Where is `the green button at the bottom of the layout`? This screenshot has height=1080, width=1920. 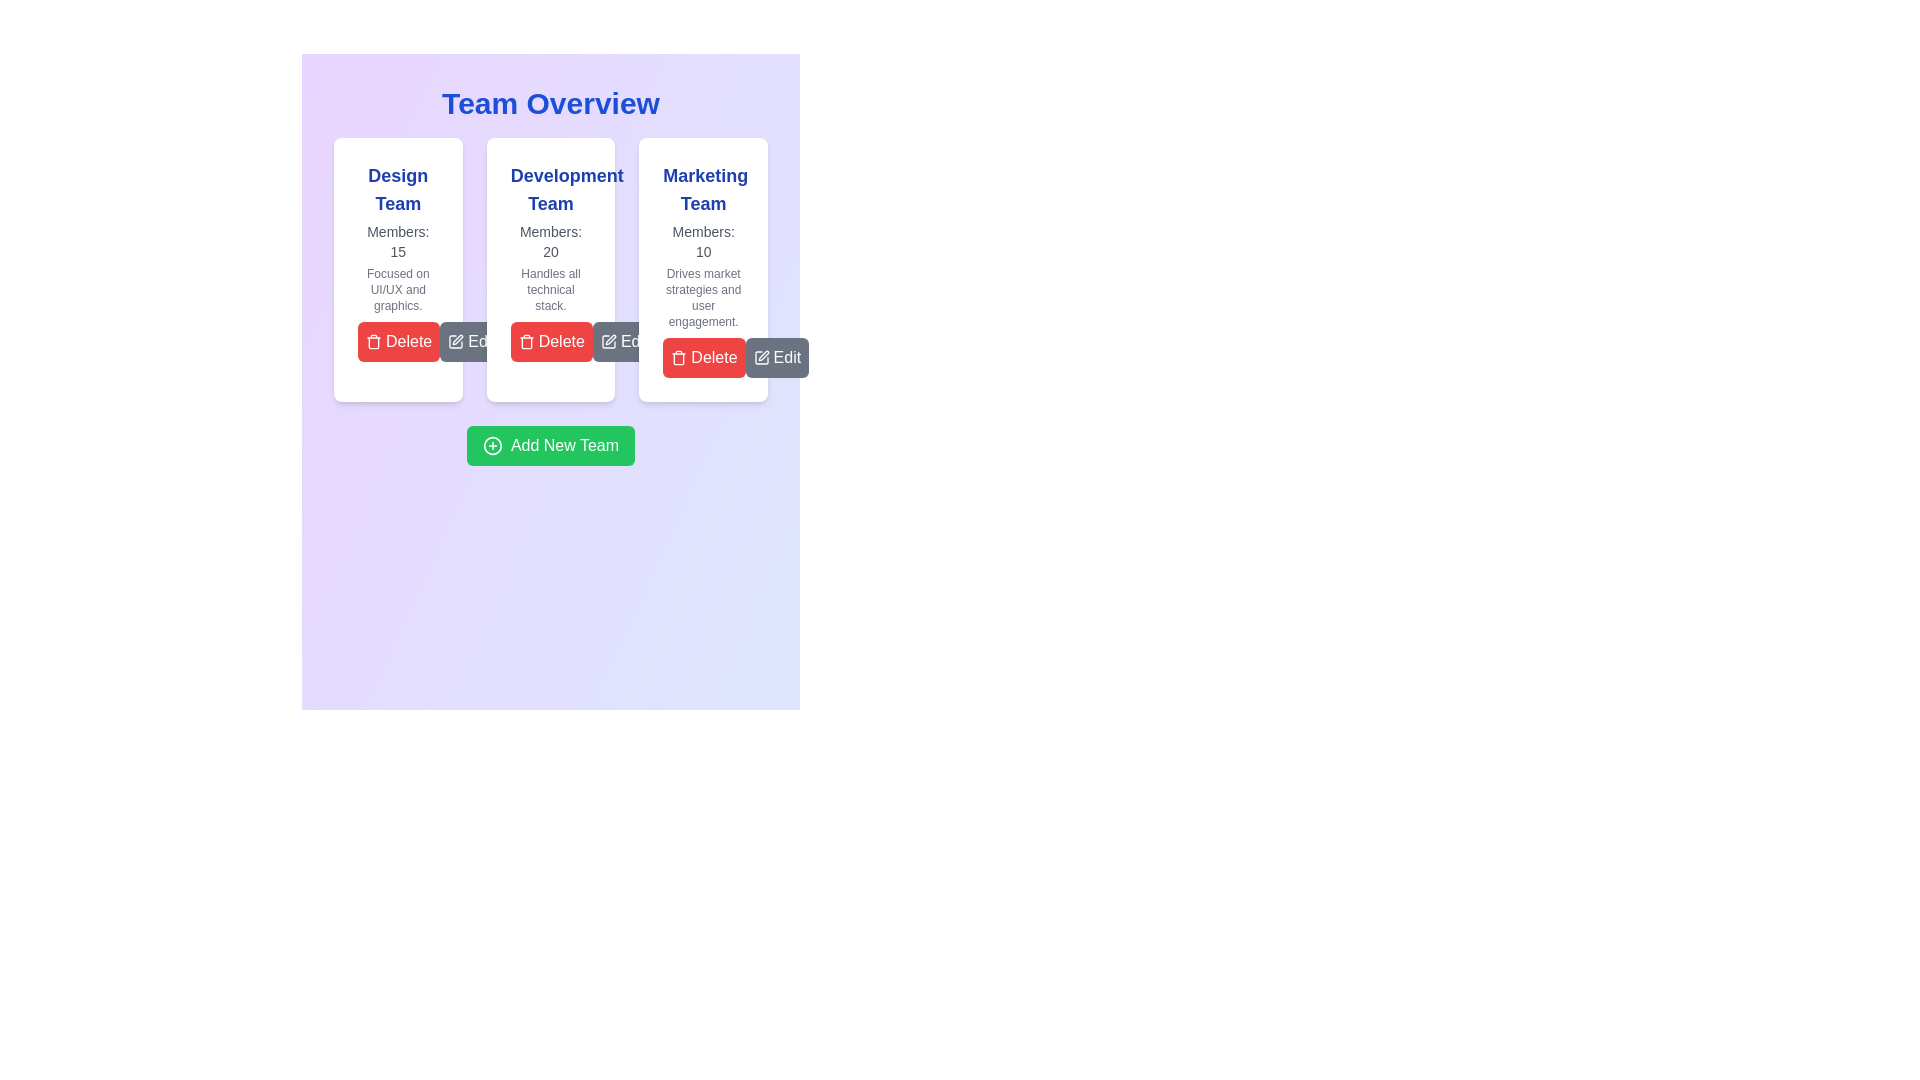 the green button at the bottom of the layout is located at coordinates (551, 445).